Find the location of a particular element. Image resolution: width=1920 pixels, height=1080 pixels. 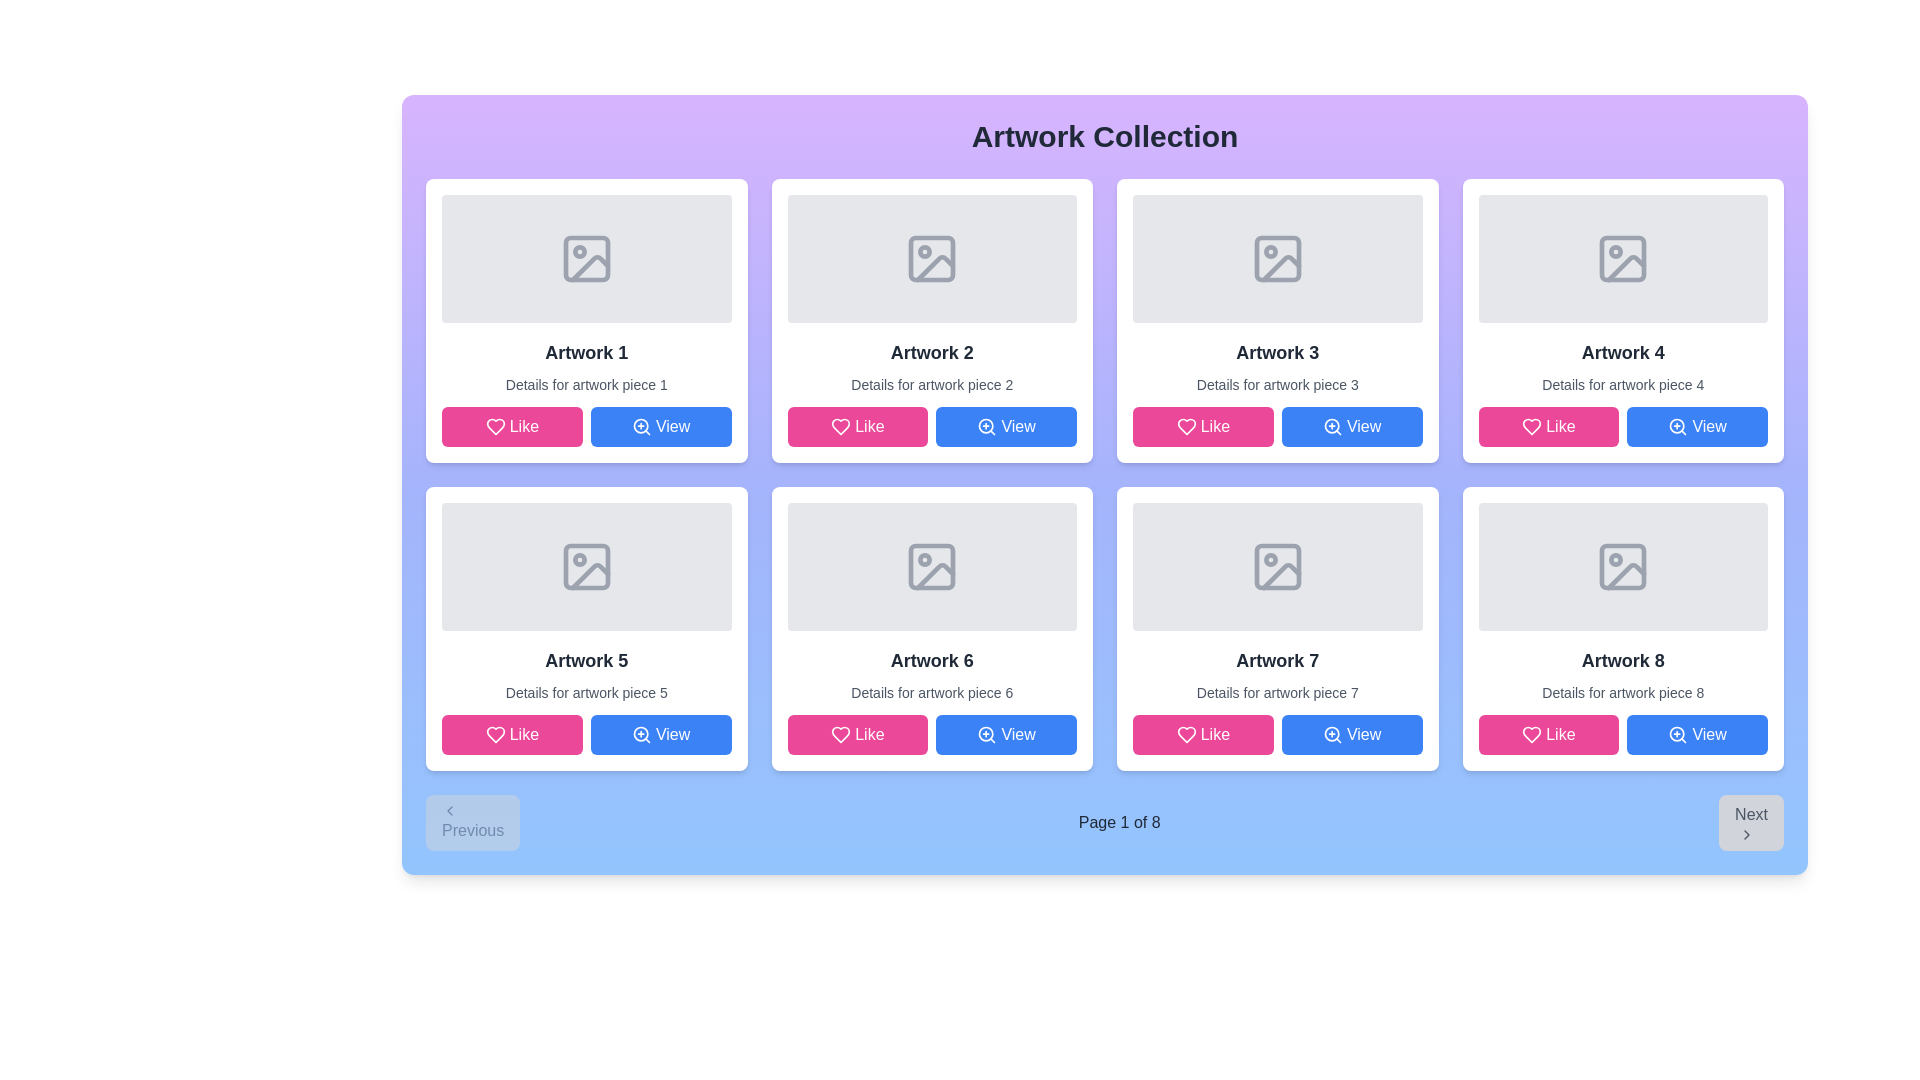

the 'View' button on the combined UI component located below the 'Details for artwork piece 2' text in the lower portion of the 'Artwork 2' card is located at coordinates (931, 426).